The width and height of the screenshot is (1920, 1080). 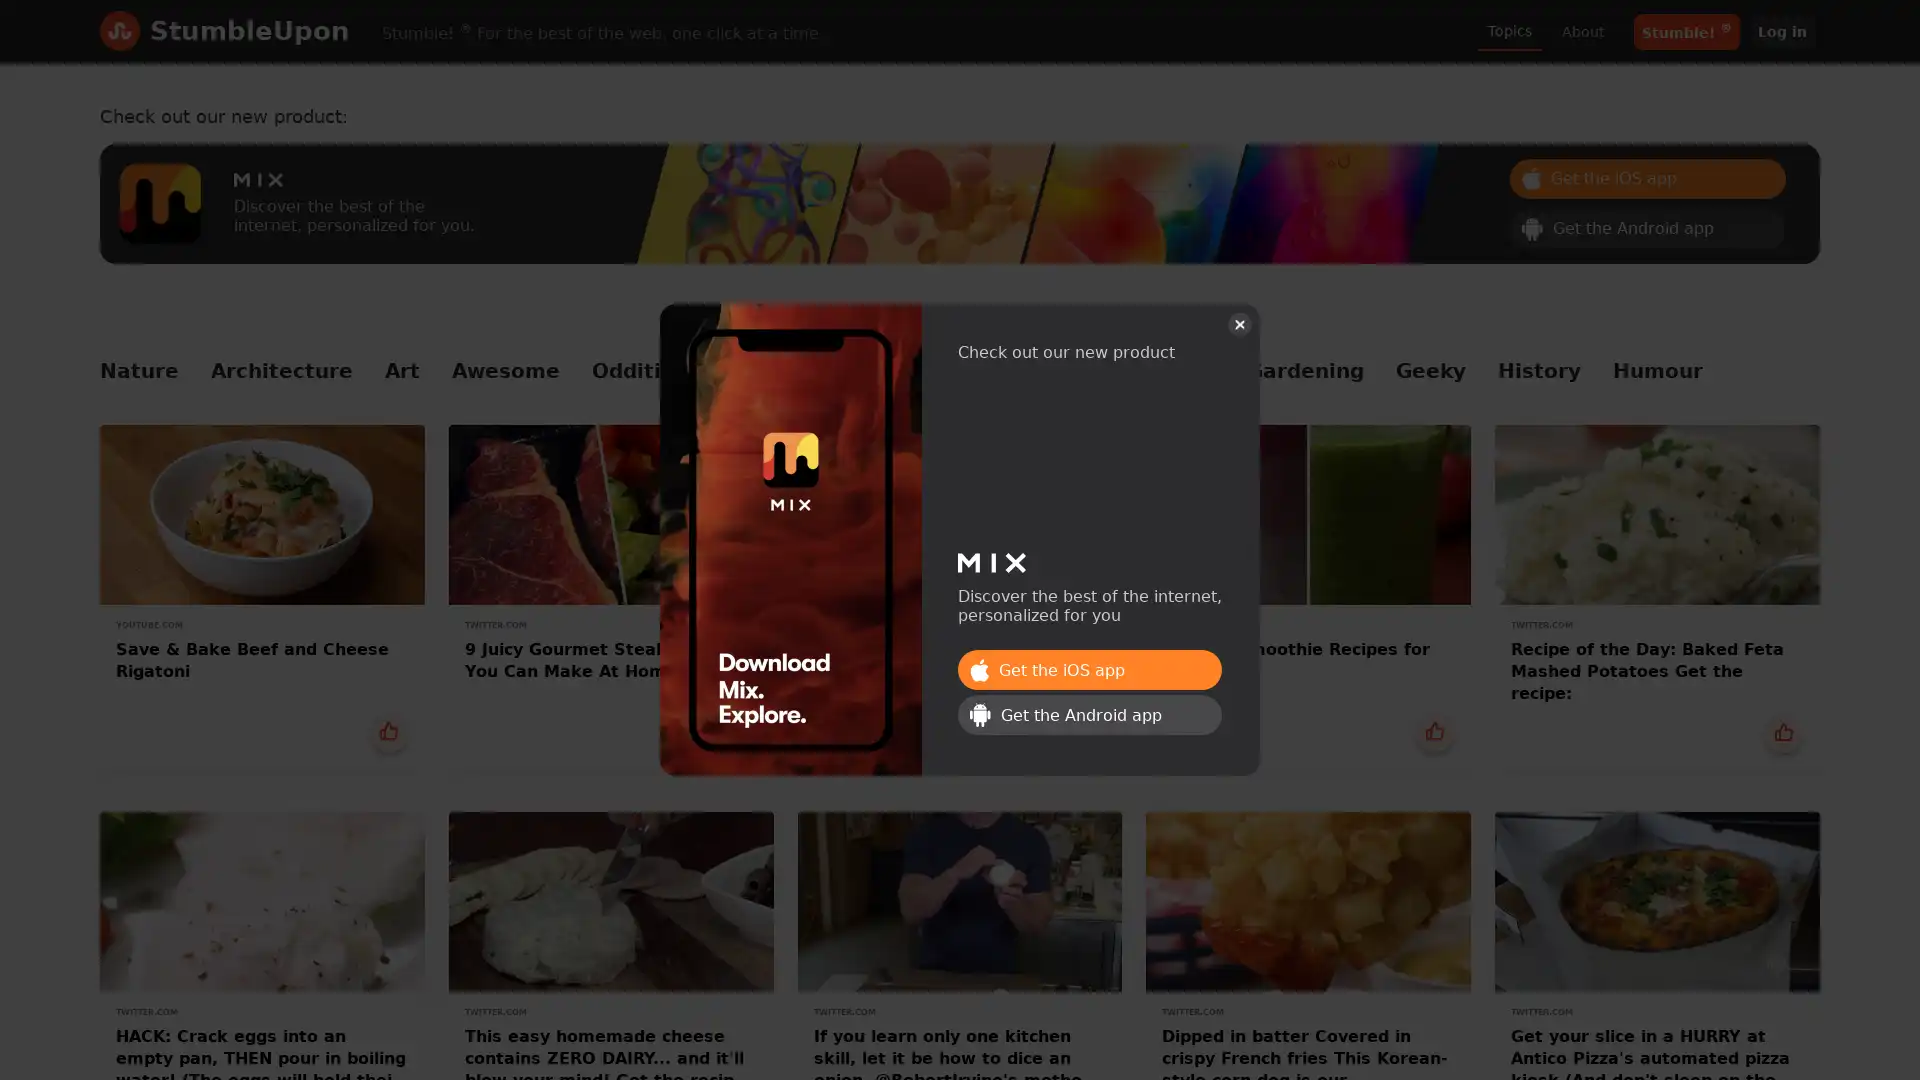 I want to click on Header Image 1 Get the Android app, so click(x=1647, y=226).